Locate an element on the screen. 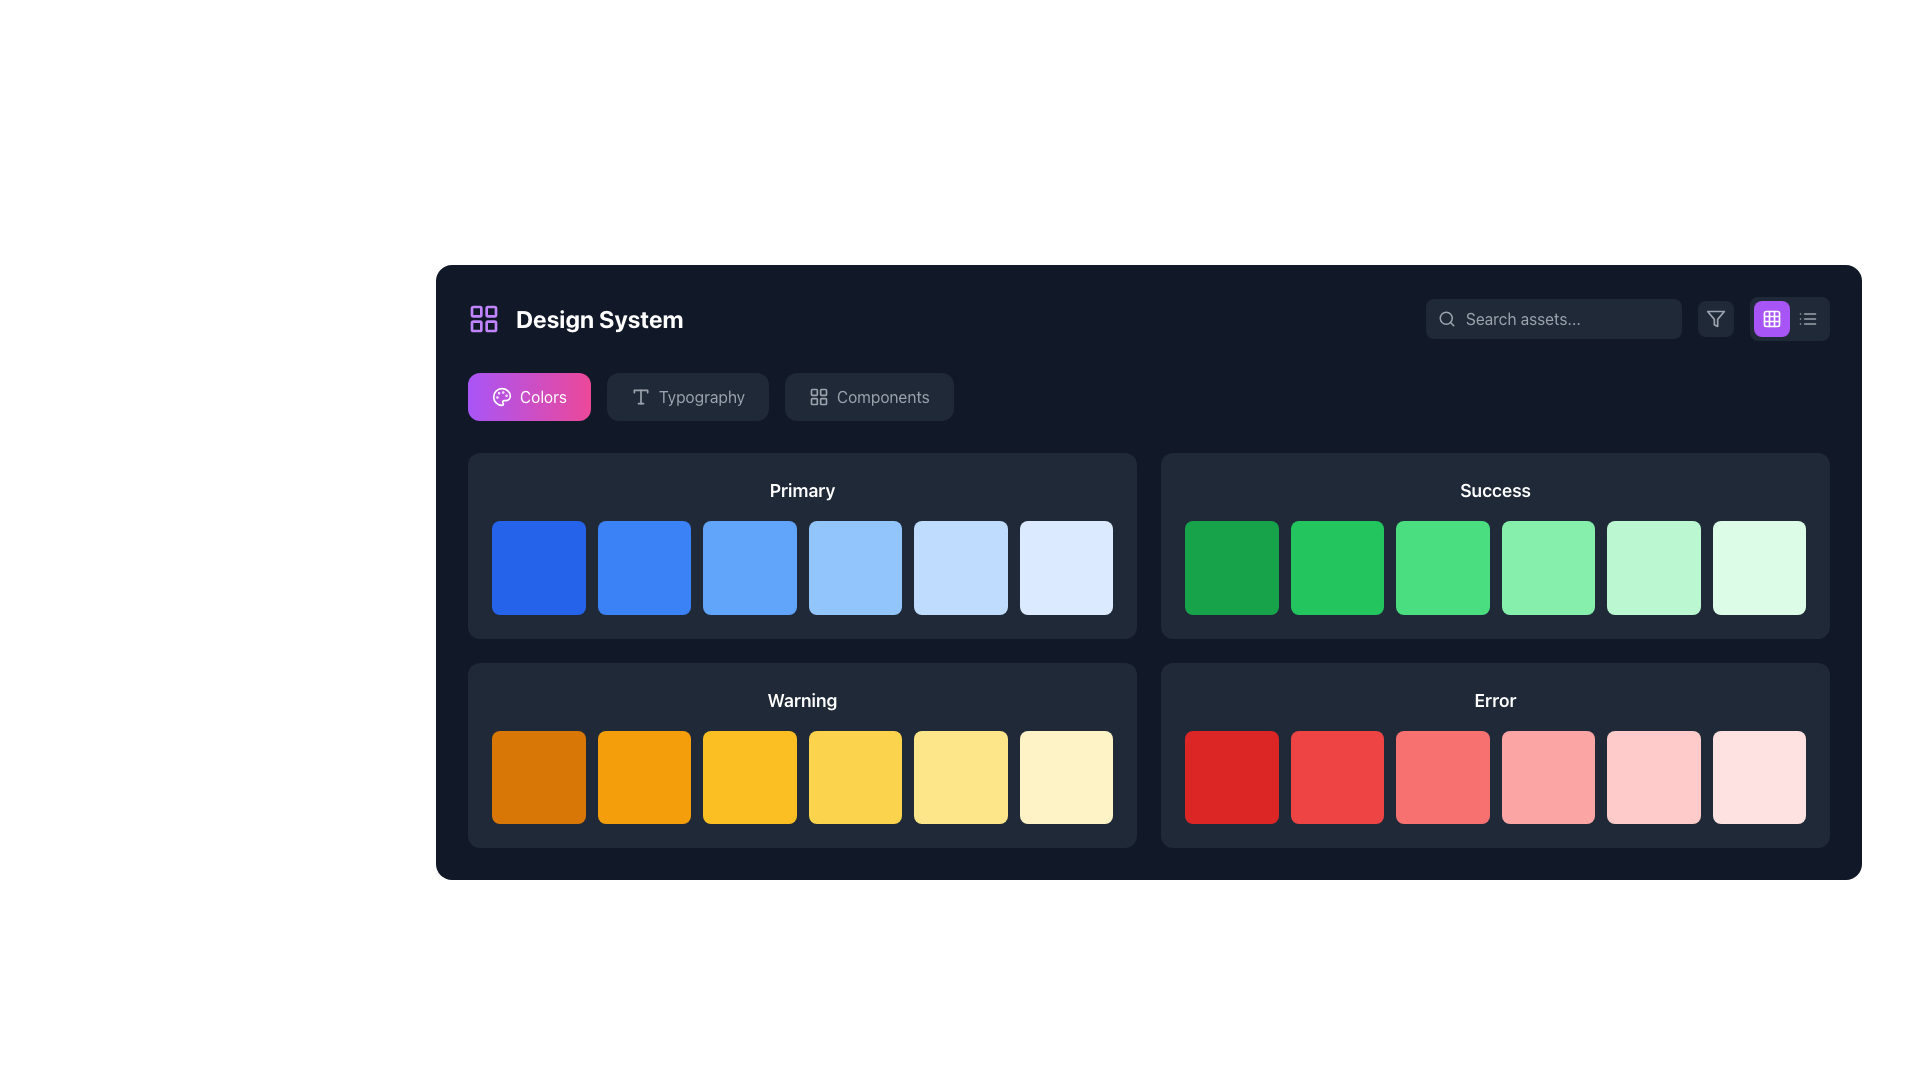 The width and height of the screenshot is (1920, 1080). the small square with rounded corners located in the upper-left corner of the 2x2 grid in the header section, left of the 'Design System' text is located at coordinates (475, 311).